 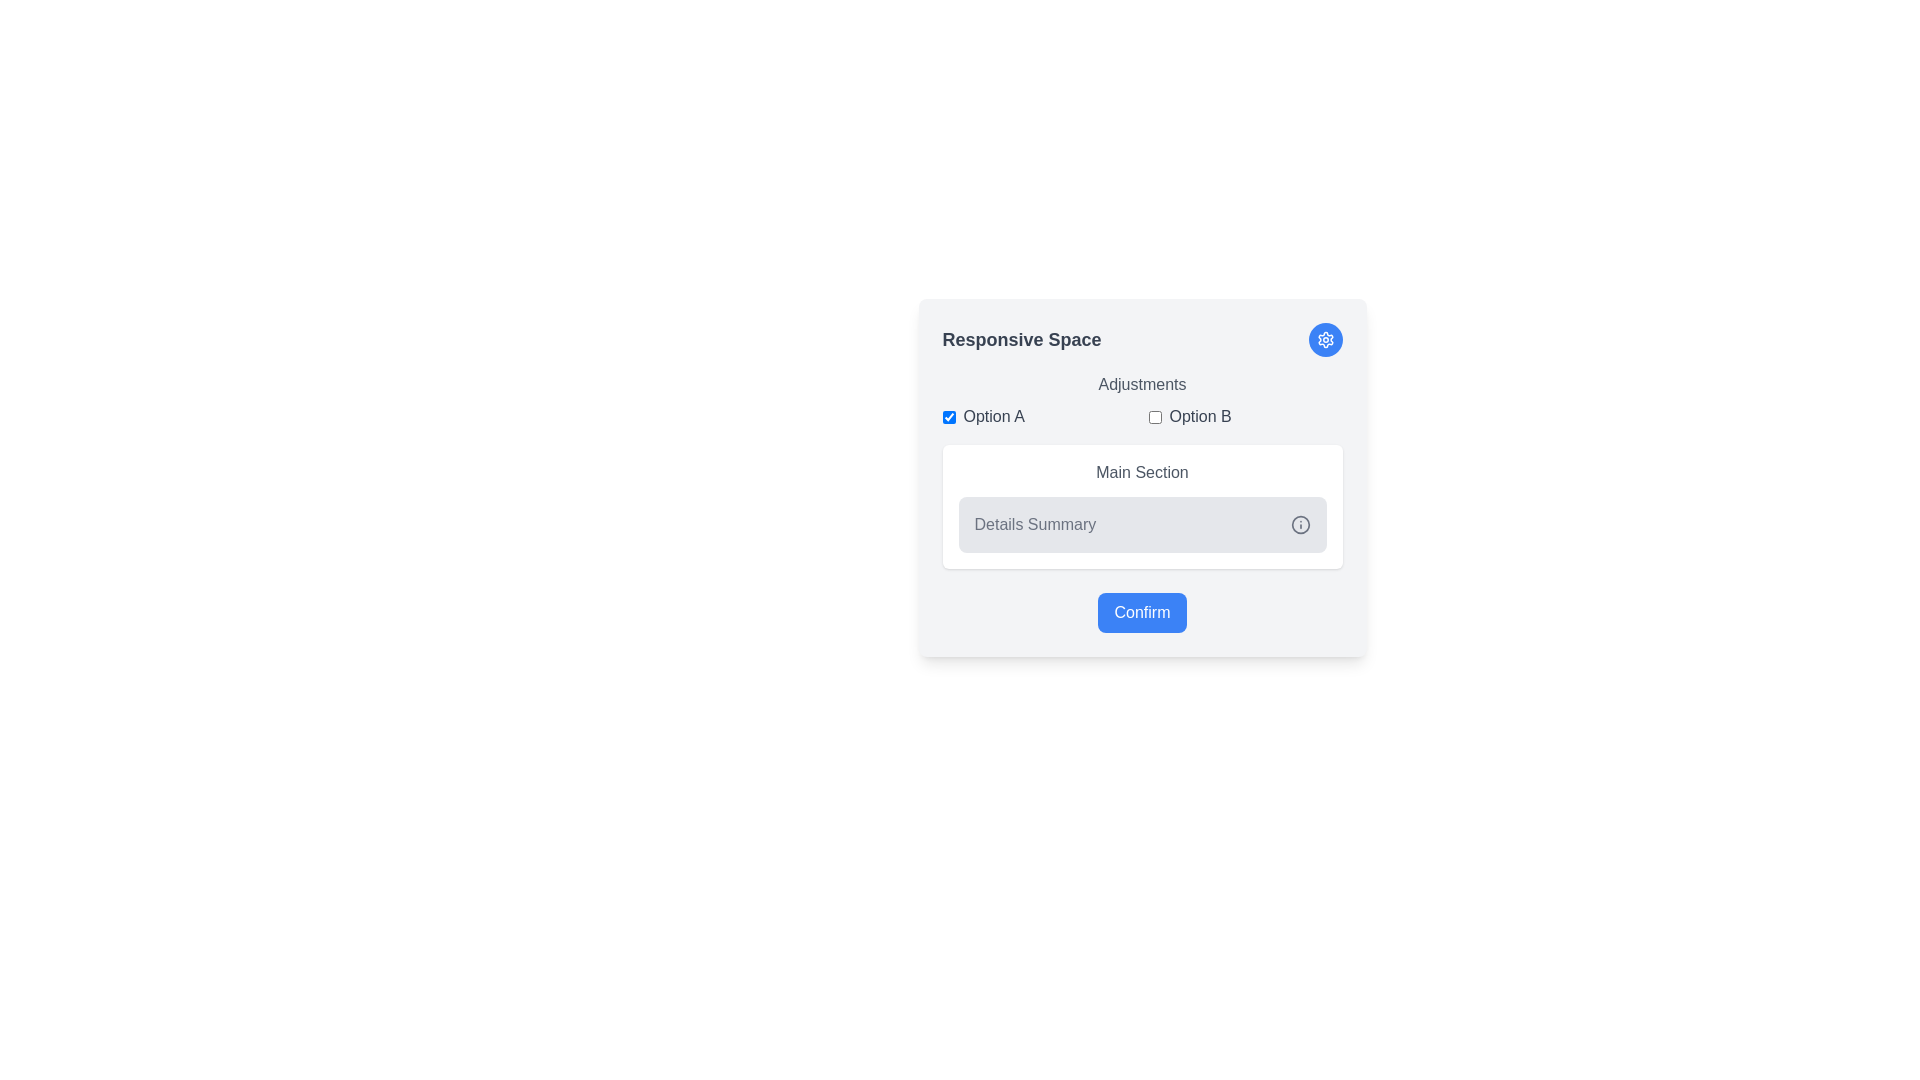 I want to click on the settings button located at the far right side of the header in the 'Responsive Space' section, so click(x=1325, y=338).